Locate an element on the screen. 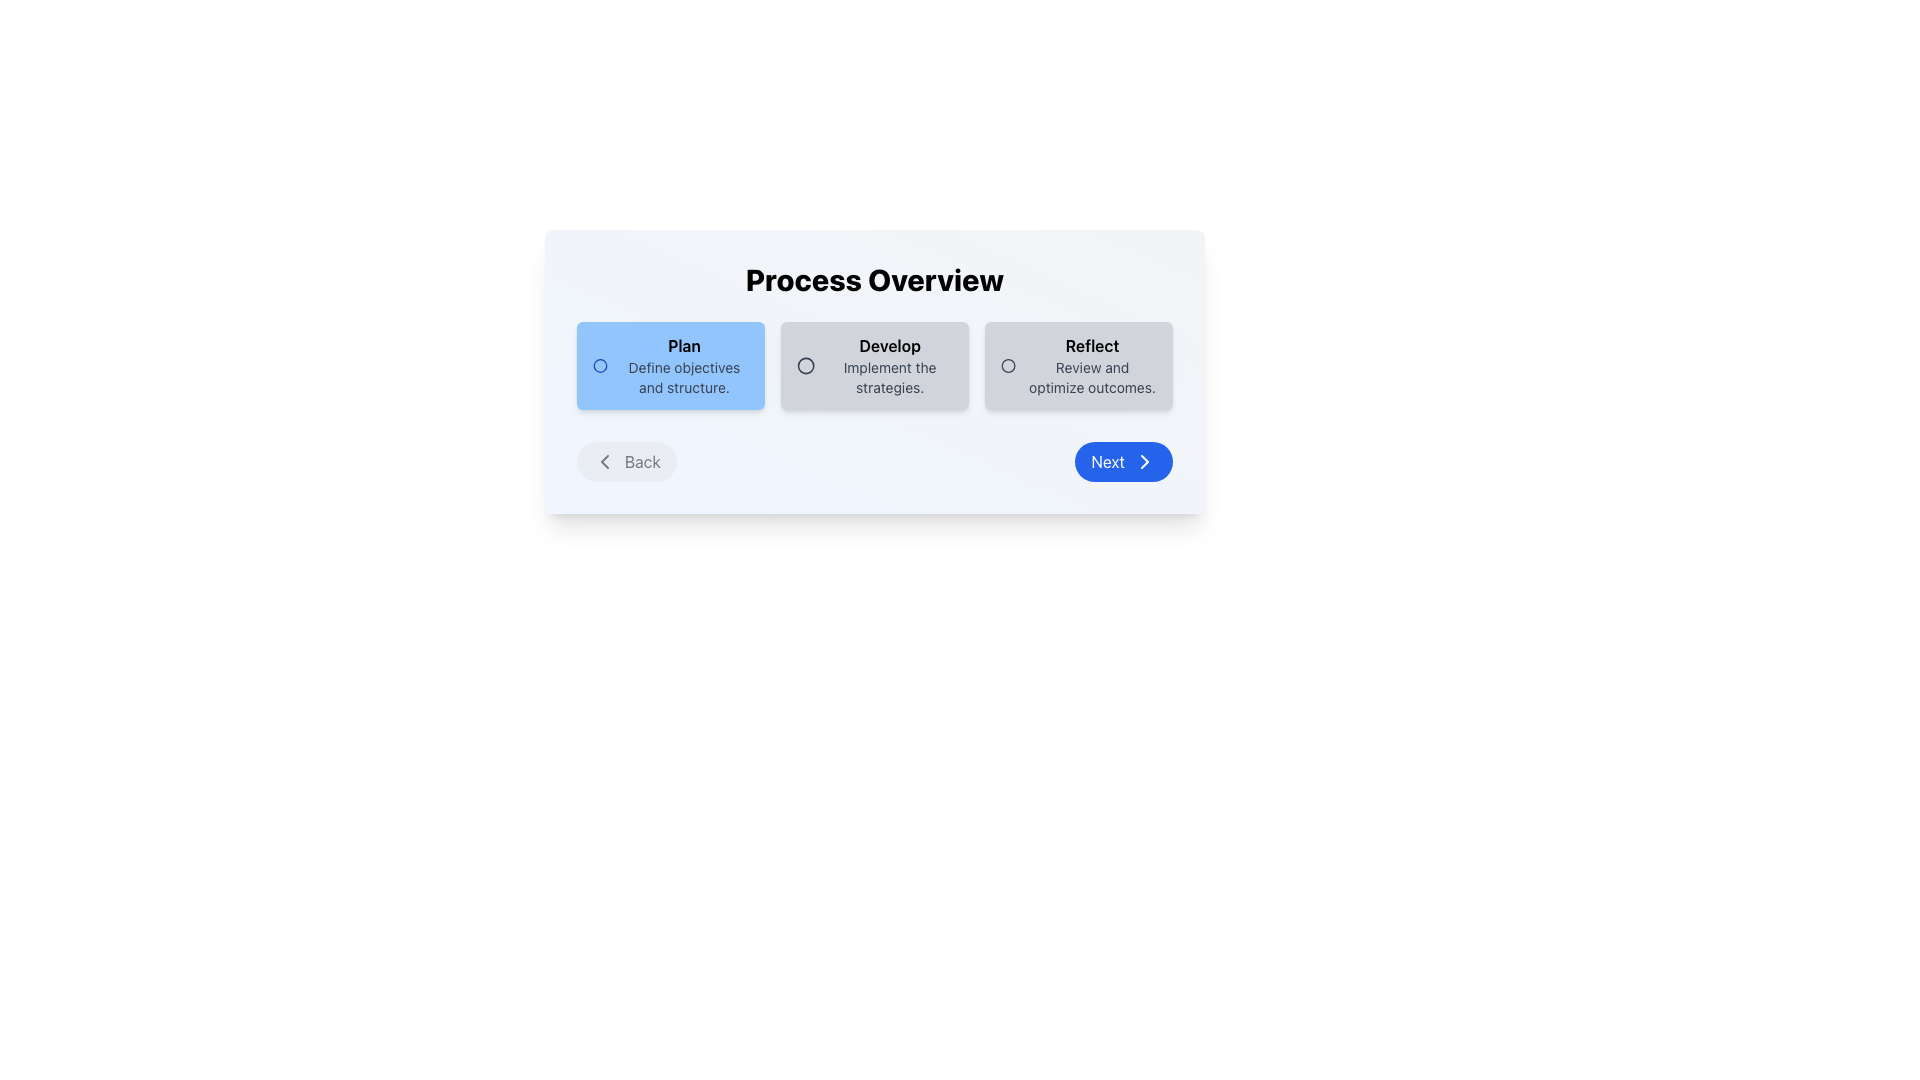  the 'Develop' step text element, which is the second option from the left in a multi-step process interface, located below 'Process Overview' and between 'Plan' and 'Reflect' is located at coordinates (889, 366).